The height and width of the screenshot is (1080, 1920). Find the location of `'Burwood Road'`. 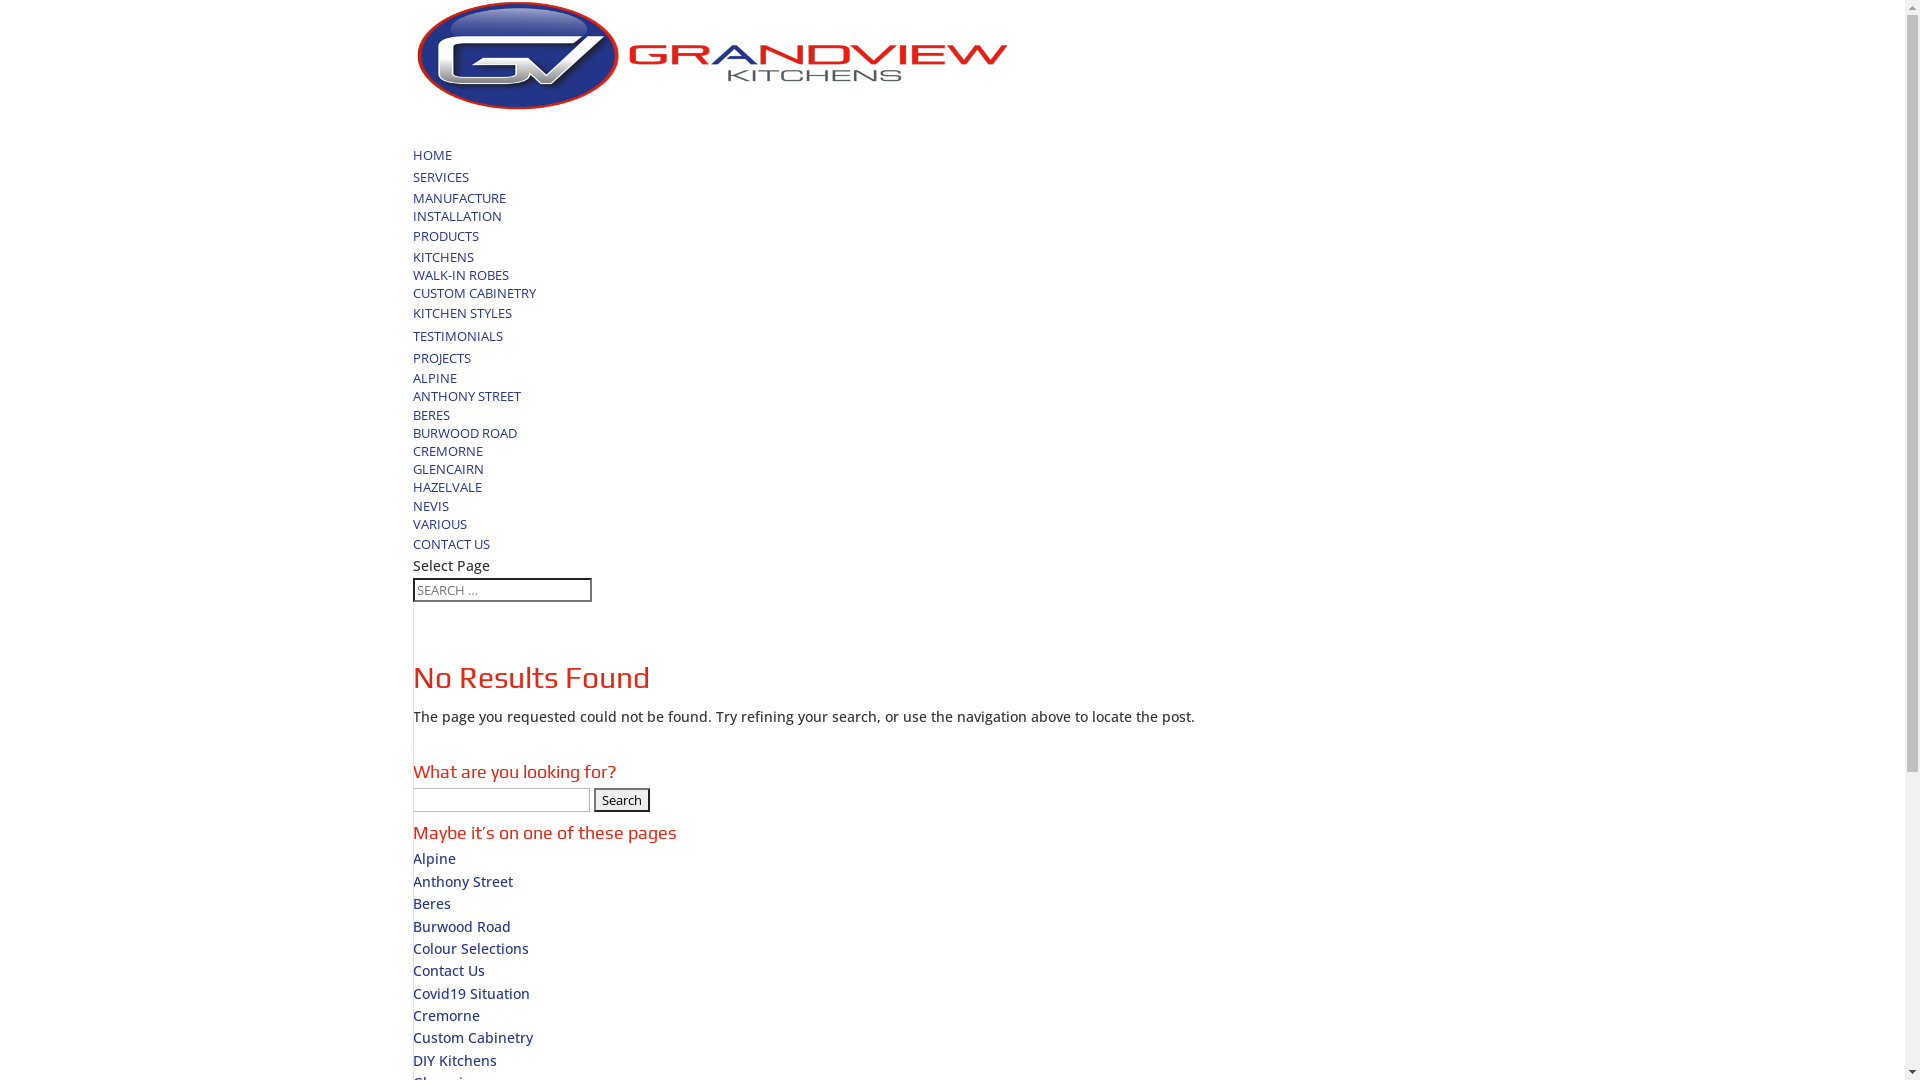

'Burwood Road' is located at coordinates (459, 925).